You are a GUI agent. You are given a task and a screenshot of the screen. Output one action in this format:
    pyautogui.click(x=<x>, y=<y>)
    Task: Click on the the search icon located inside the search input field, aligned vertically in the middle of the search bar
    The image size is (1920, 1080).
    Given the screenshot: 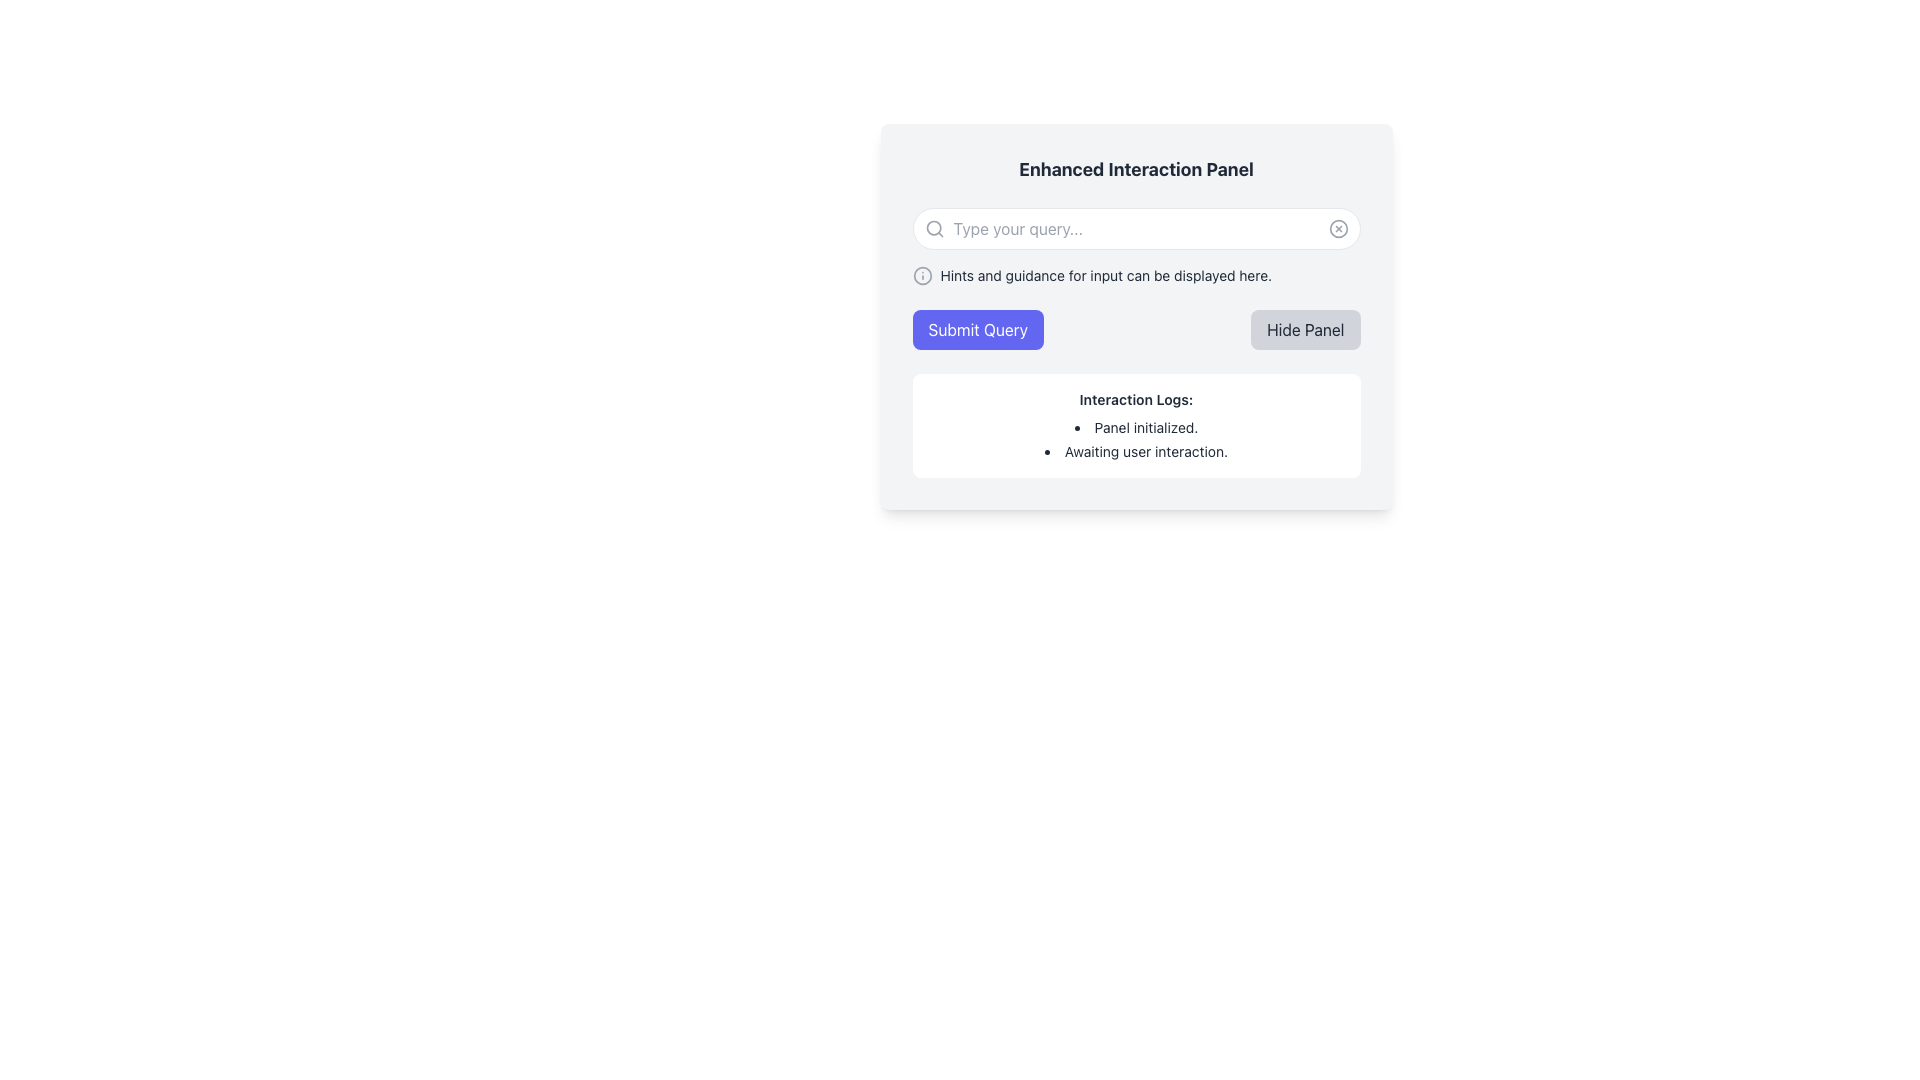 What is the action you would take?
    pyautogui.click(x=933, y=227)
    